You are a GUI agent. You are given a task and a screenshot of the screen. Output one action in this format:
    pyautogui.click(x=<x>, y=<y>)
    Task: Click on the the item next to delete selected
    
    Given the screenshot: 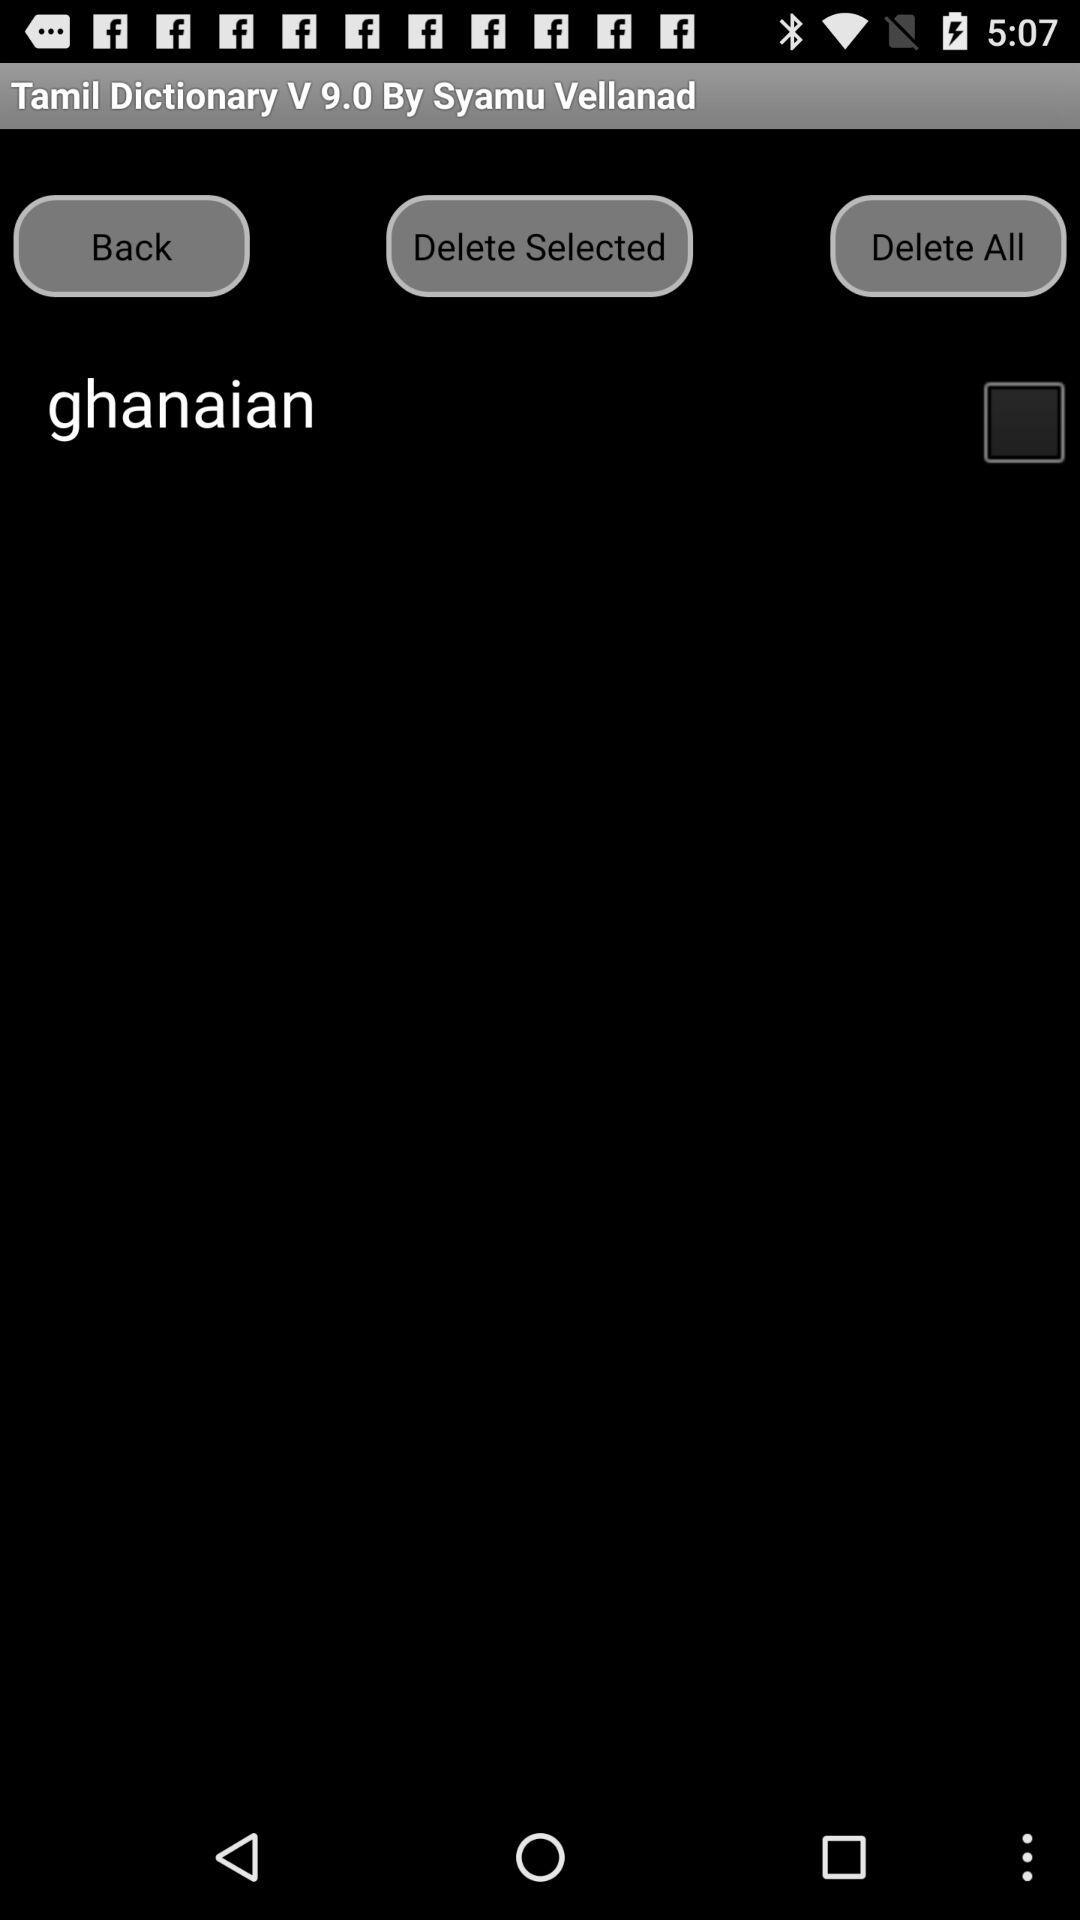 What is the action you would take?
    pyautogui.click(x=131, y=244)
    